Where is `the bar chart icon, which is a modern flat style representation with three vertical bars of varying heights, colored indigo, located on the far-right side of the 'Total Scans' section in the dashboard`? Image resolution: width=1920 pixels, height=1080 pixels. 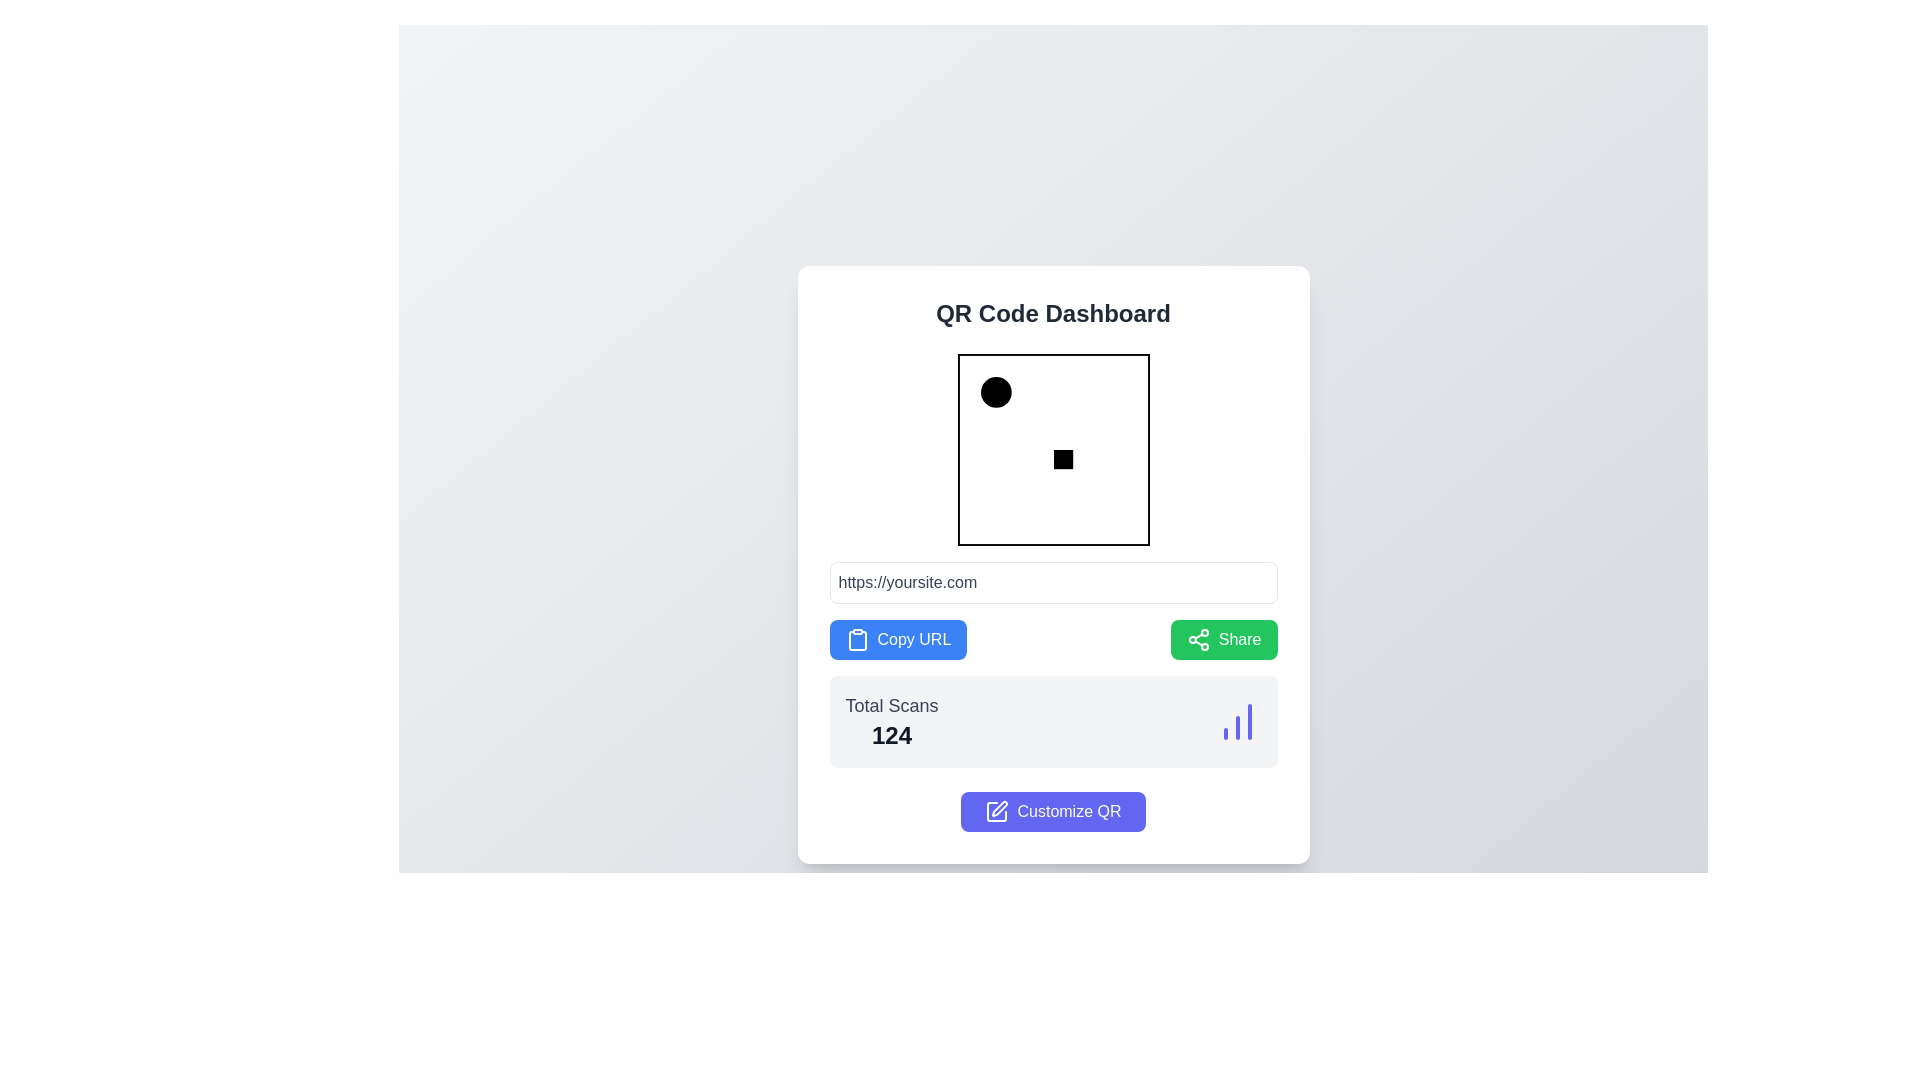
the bar chart icon, which is a modern flat style representation with three vertical bars of varying heights, colored indigo, located on the far-right side of the 'Total Scans' section in the dashboard is located at coordinates (1236, 721).